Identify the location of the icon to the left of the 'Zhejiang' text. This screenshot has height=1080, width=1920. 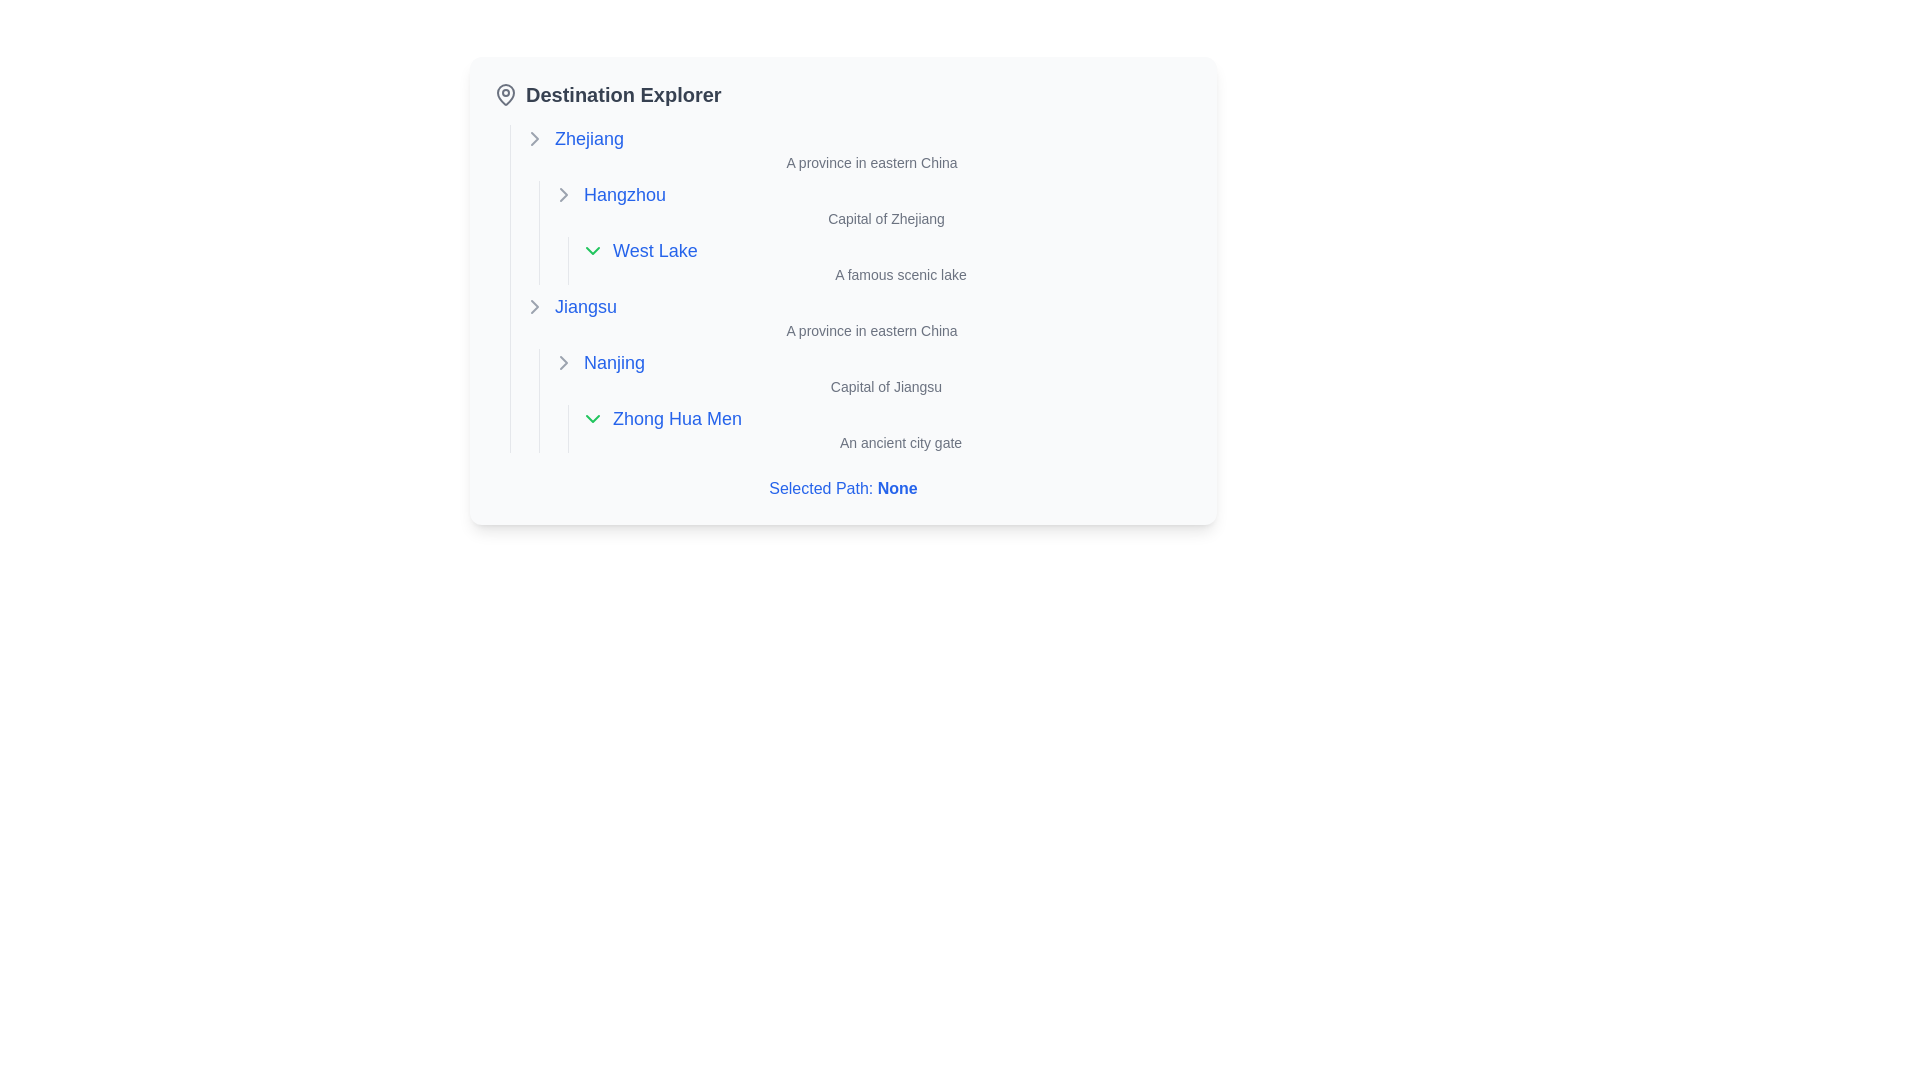
(534, 137).